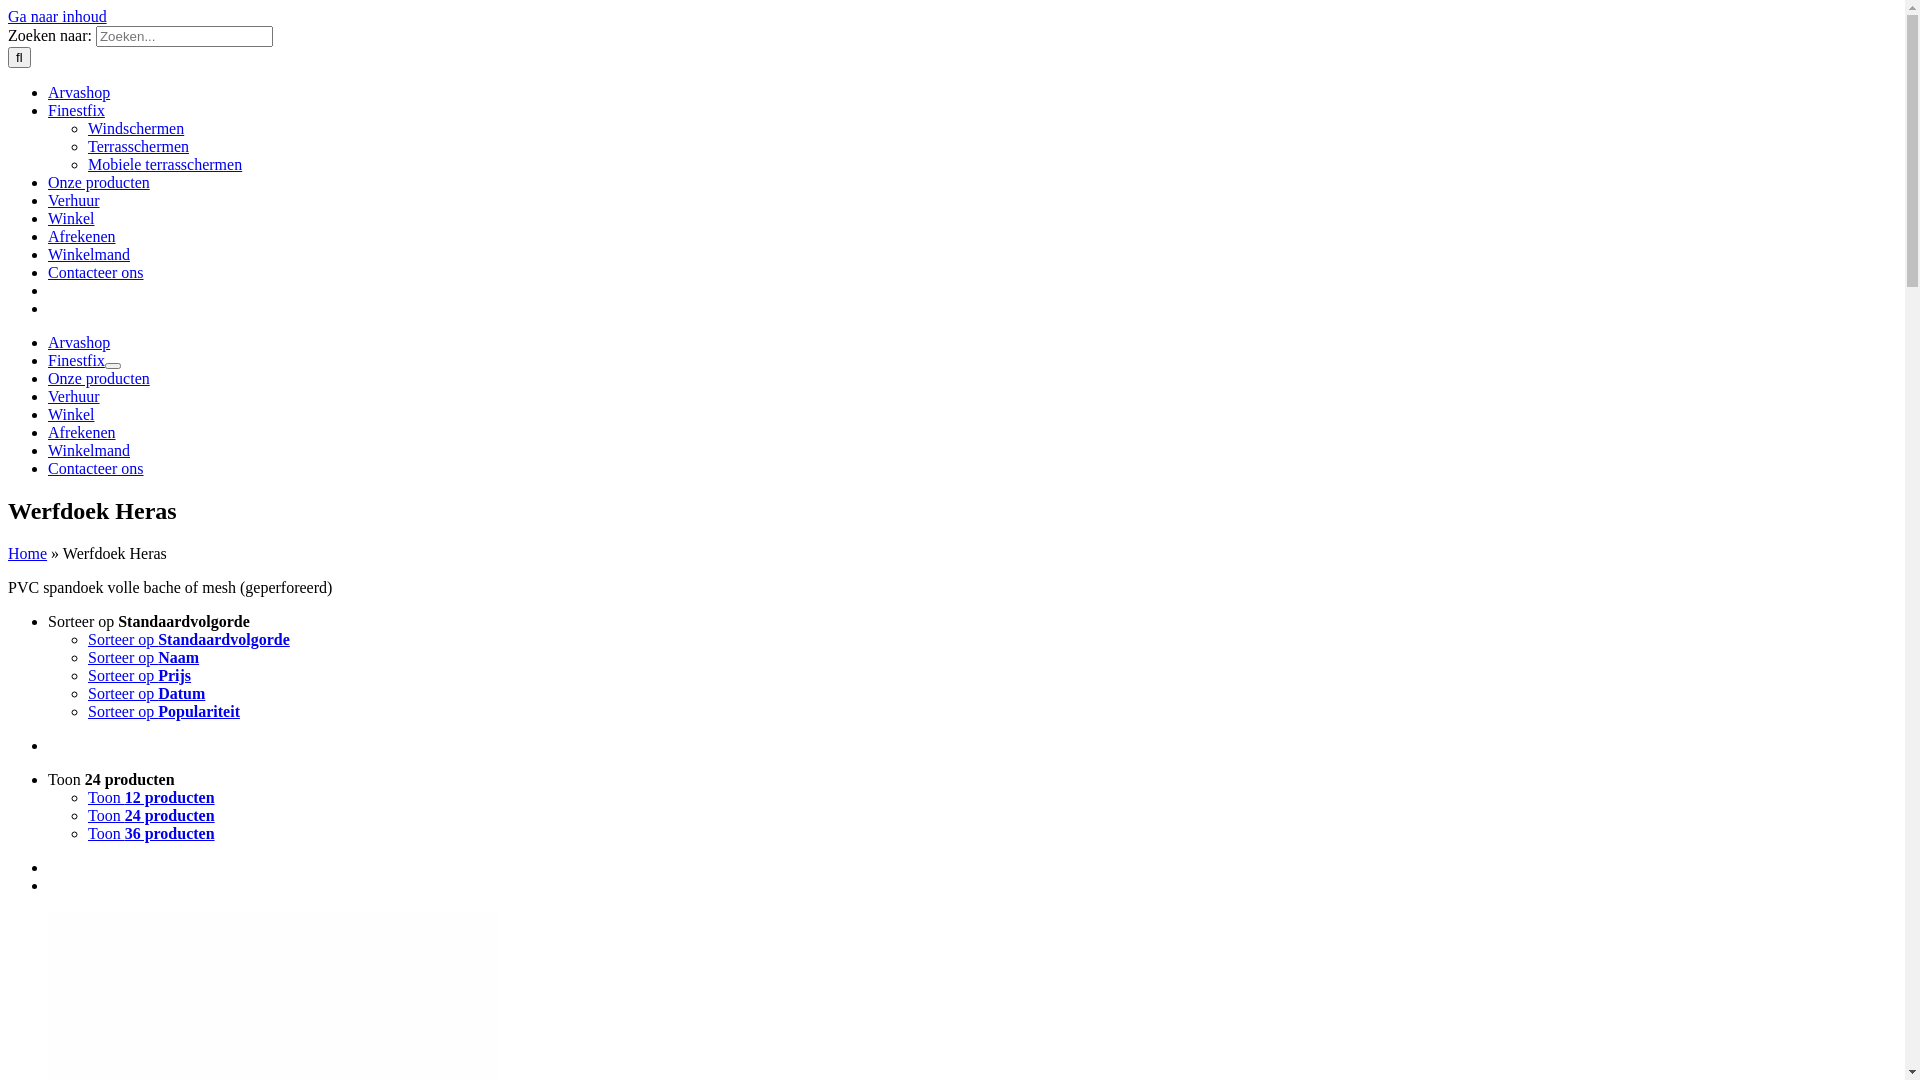 Image resolution: width=1920 pixels, height=1080 pixels. Describe the element at coordinates (150, 815) in the screenshot. I see `'Toon 24 producten'` at that location.